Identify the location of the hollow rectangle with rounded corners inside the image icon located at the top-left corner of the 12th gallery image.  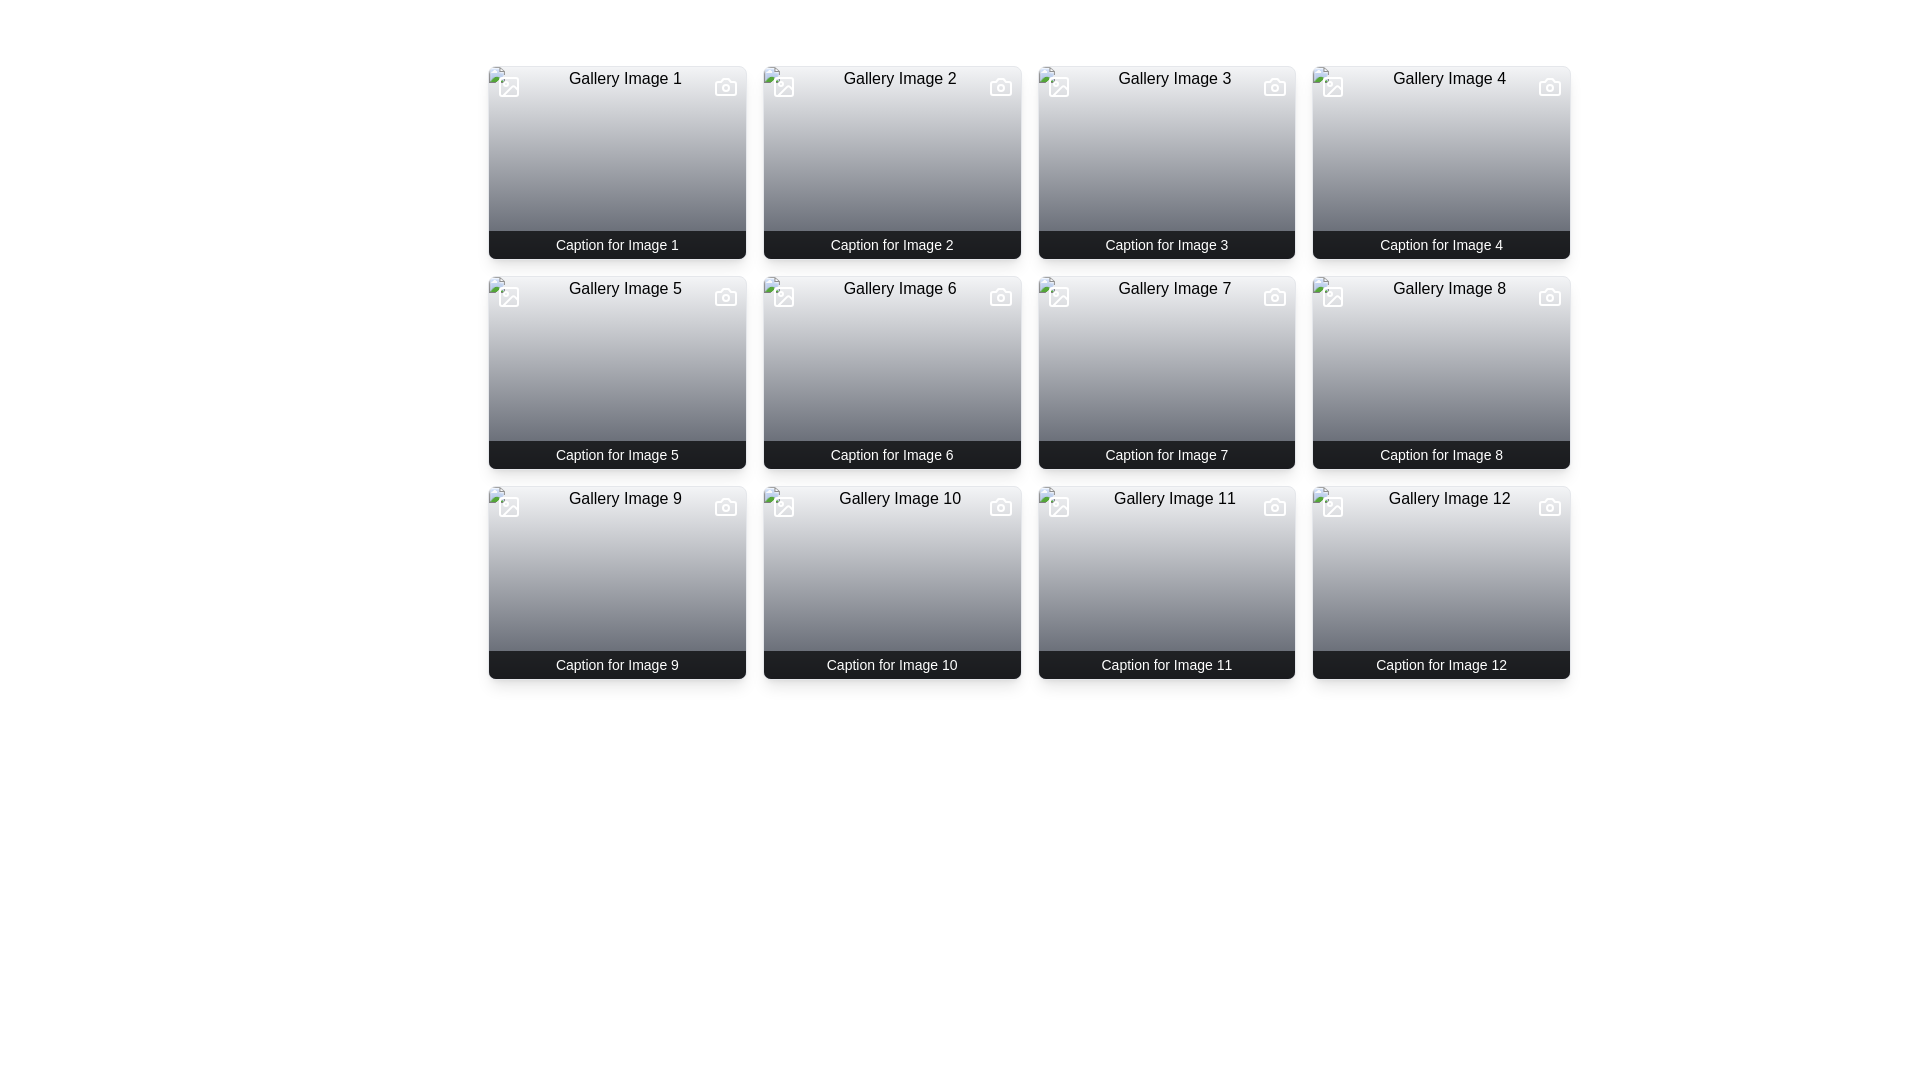
(1333, 505).